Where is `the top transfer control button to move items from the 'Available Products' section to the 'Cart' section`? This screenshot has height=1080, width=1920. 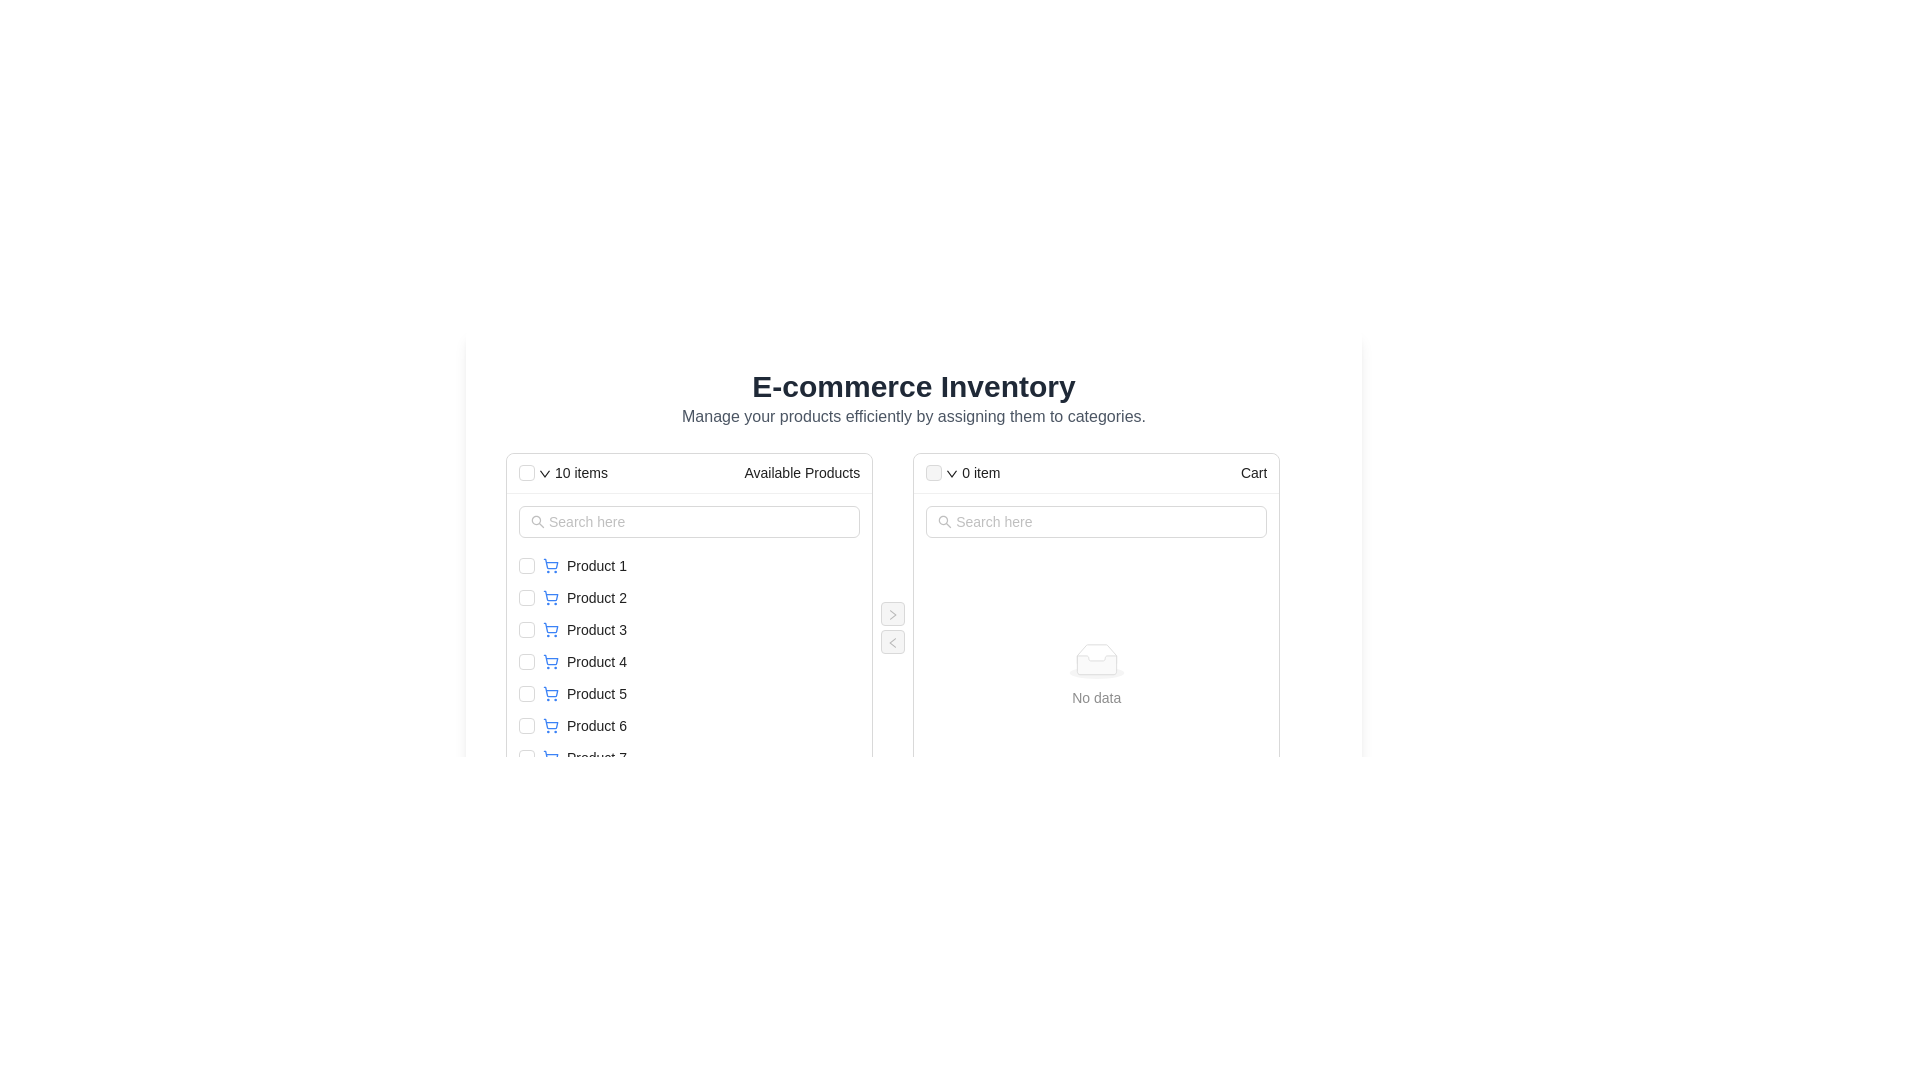
the top transfer control button to move items from the 'Available Products' section to the 'Cart' section is located at coordinates (892, 627).